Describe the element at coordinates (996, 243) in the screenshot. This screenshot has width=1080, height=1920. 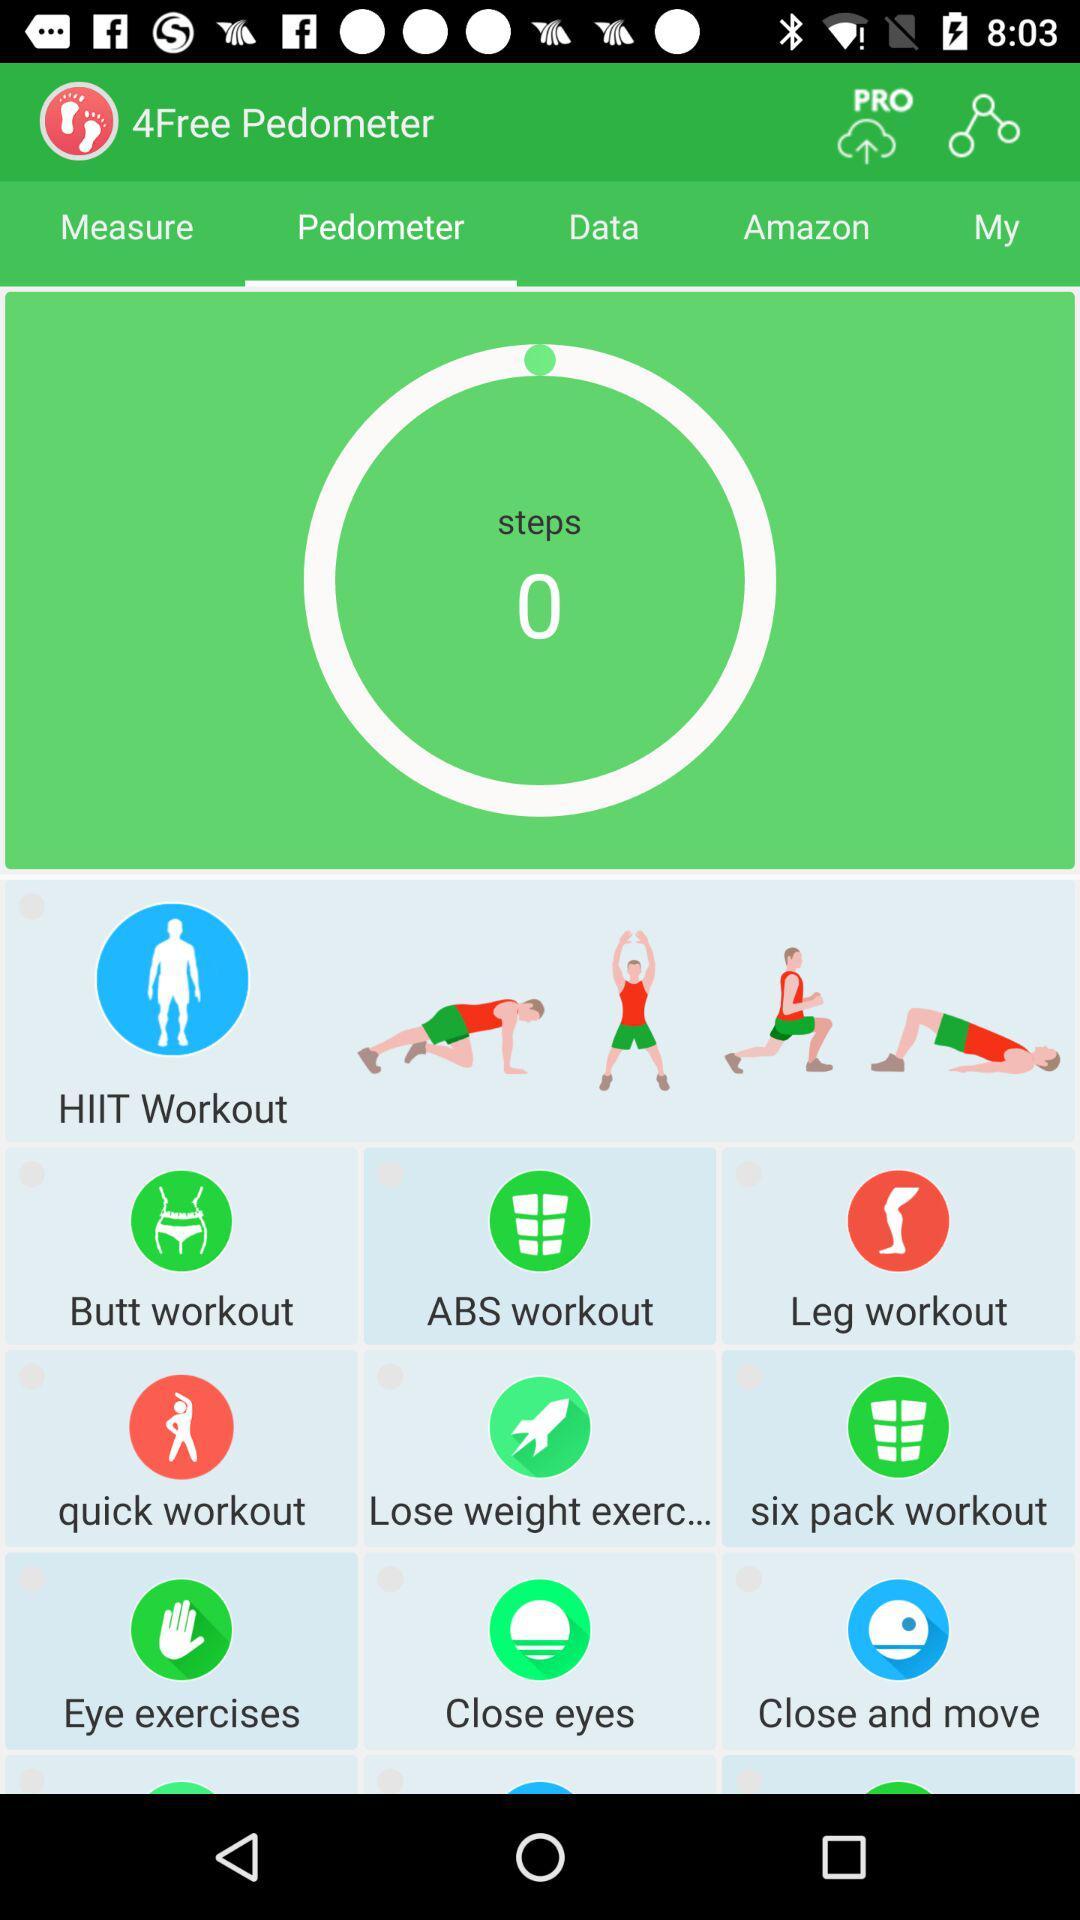
I see `my item` at that location.